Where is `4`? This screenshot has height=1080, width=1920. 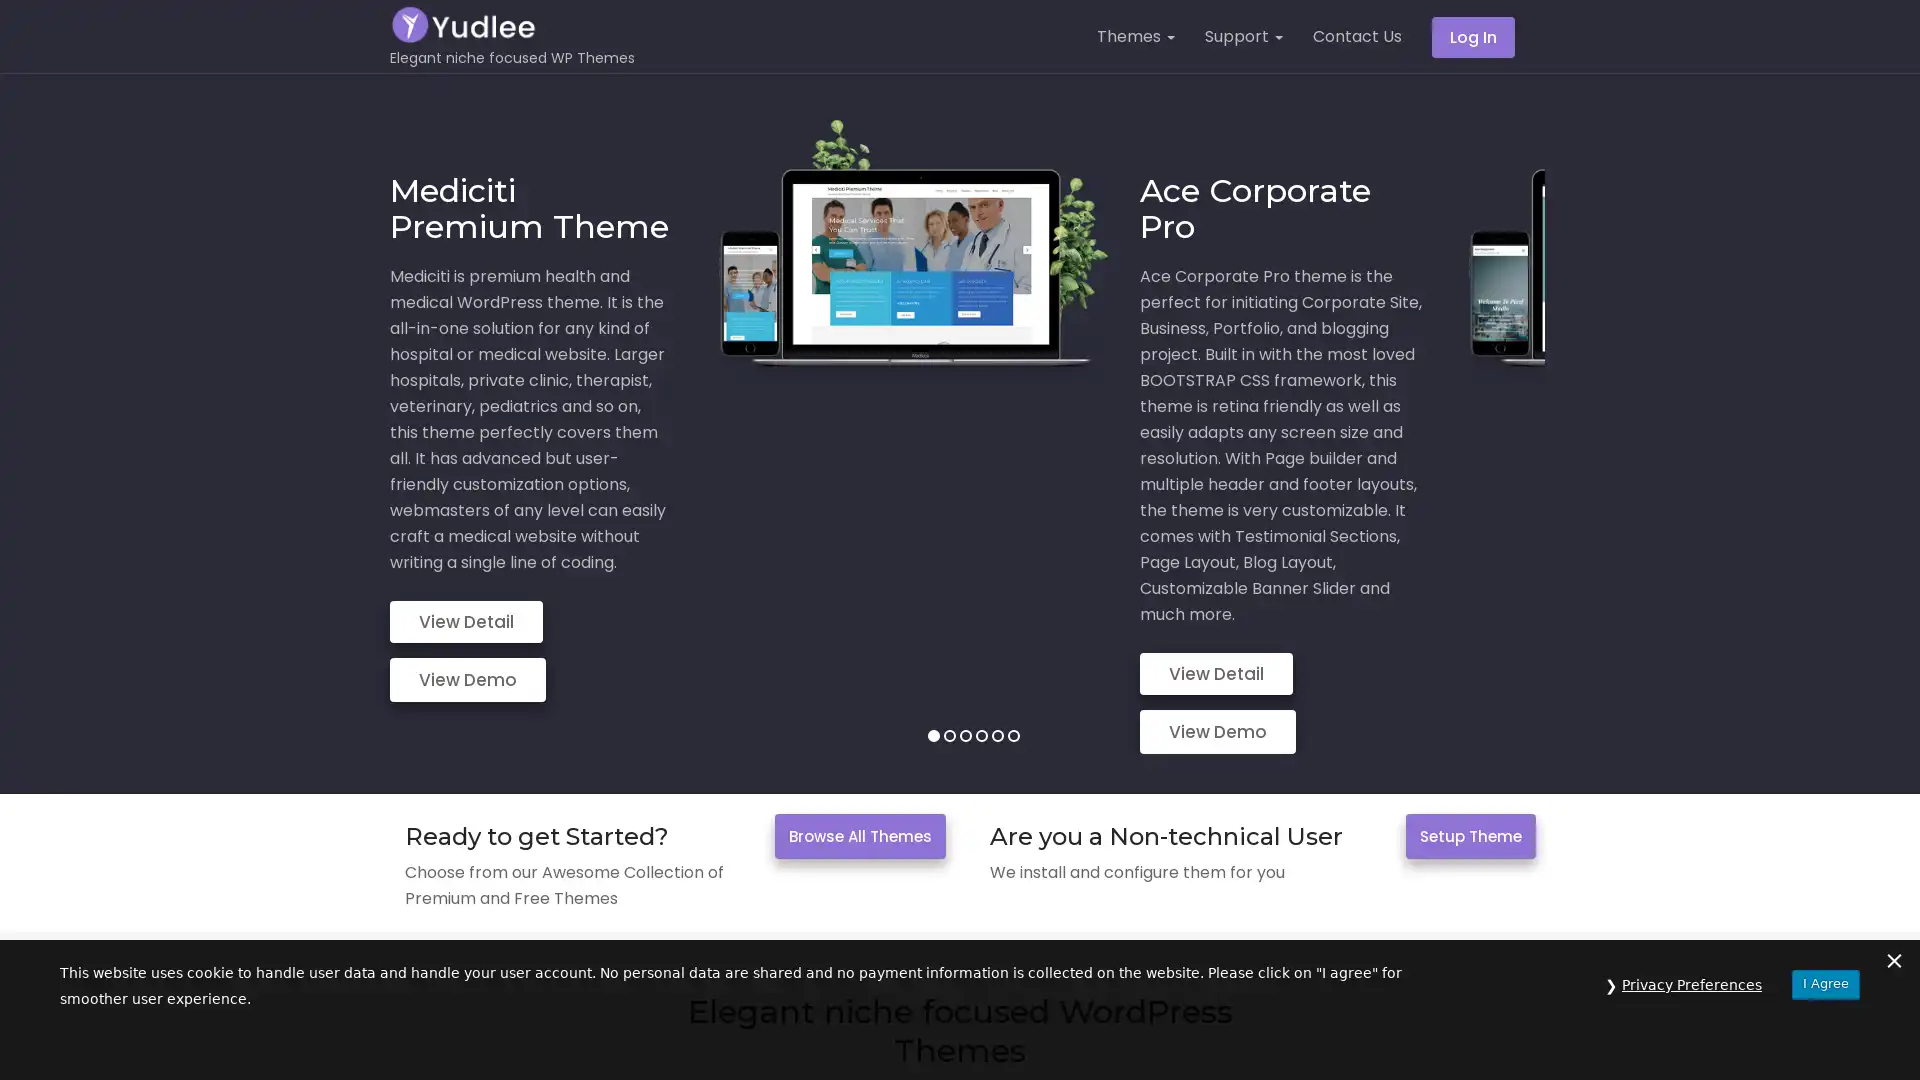
4 is located at coordinates (980, 595).